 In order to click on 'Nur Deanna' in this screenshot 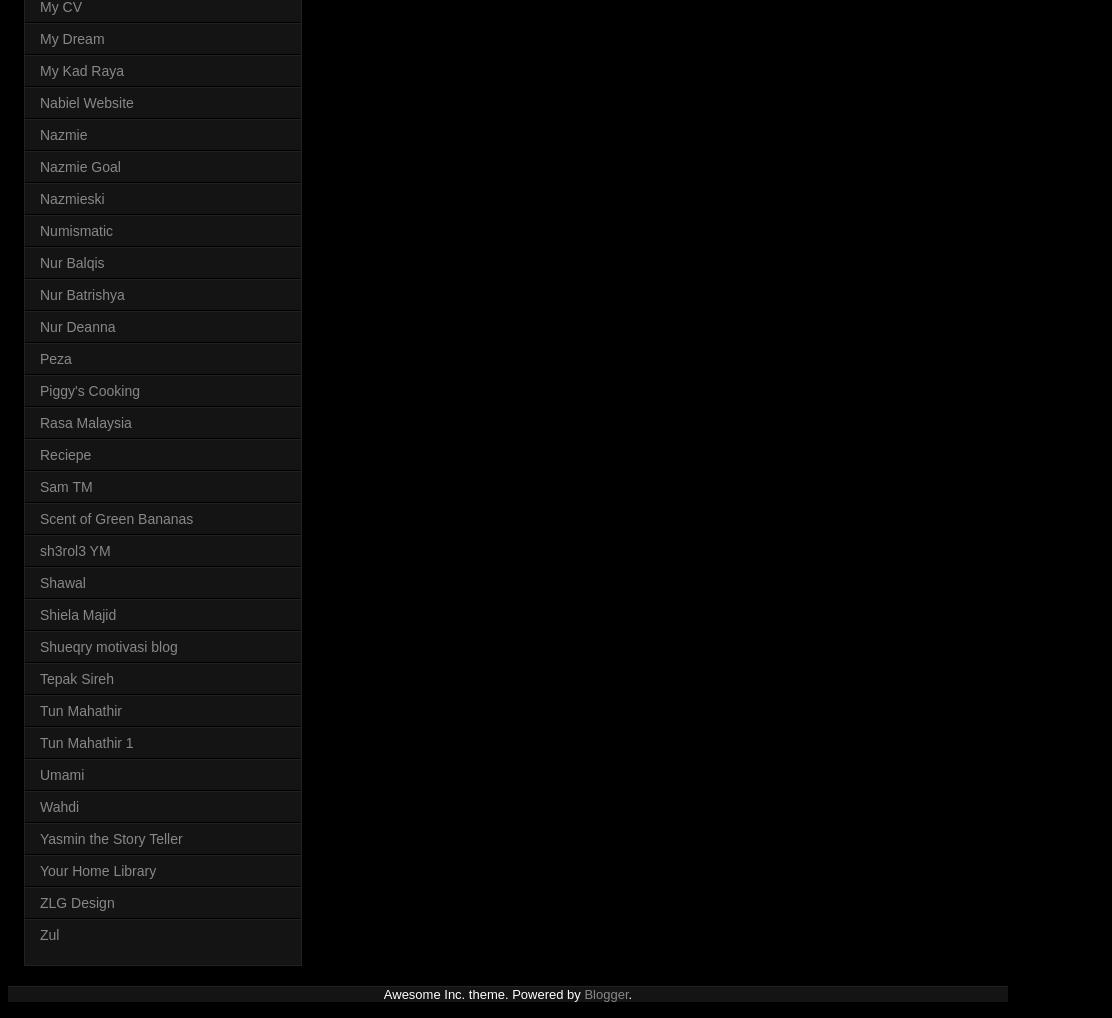, I will do `click(40, 324)`.